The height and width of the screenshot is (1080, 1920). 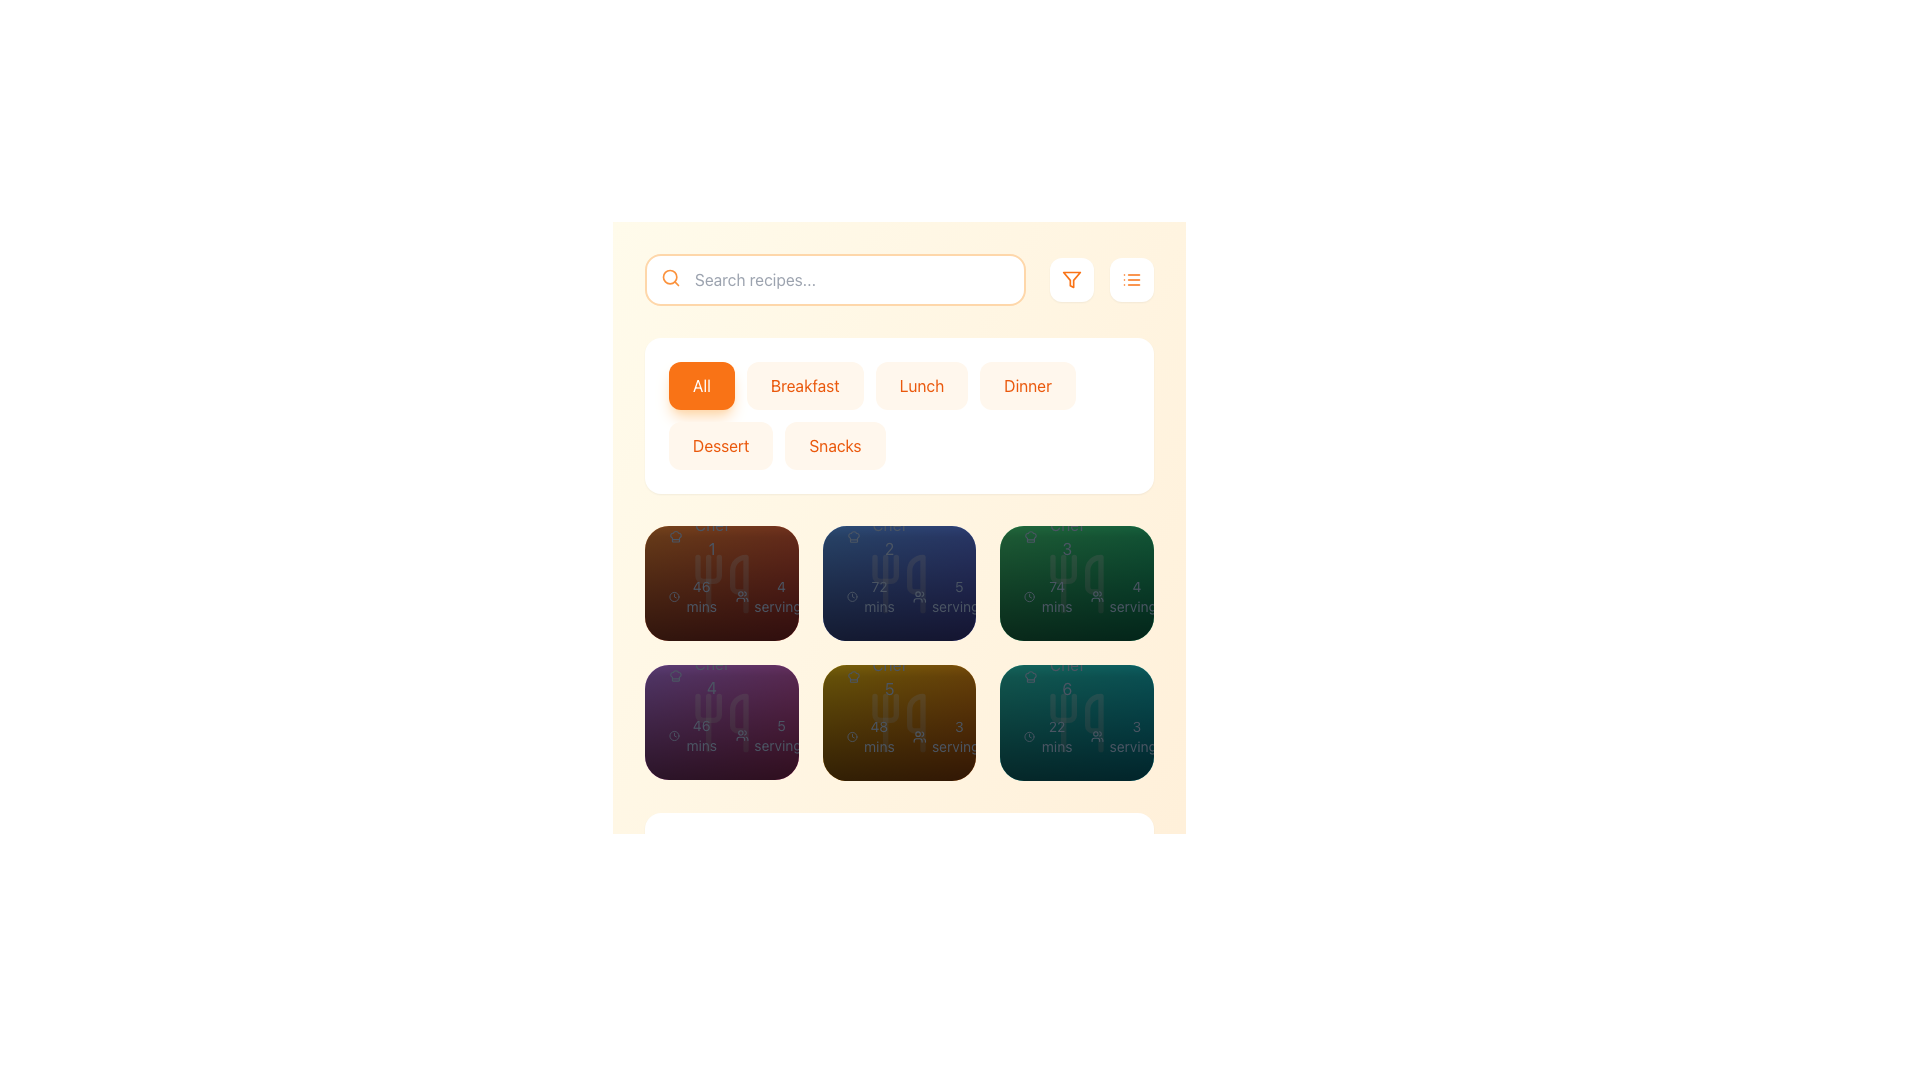 I want to click on the text indicator showing the number of servings for a recipe, which is located in the bottom-right card of a grid layout, to interact or reveal tooltips, so click(x=1128, y=736).